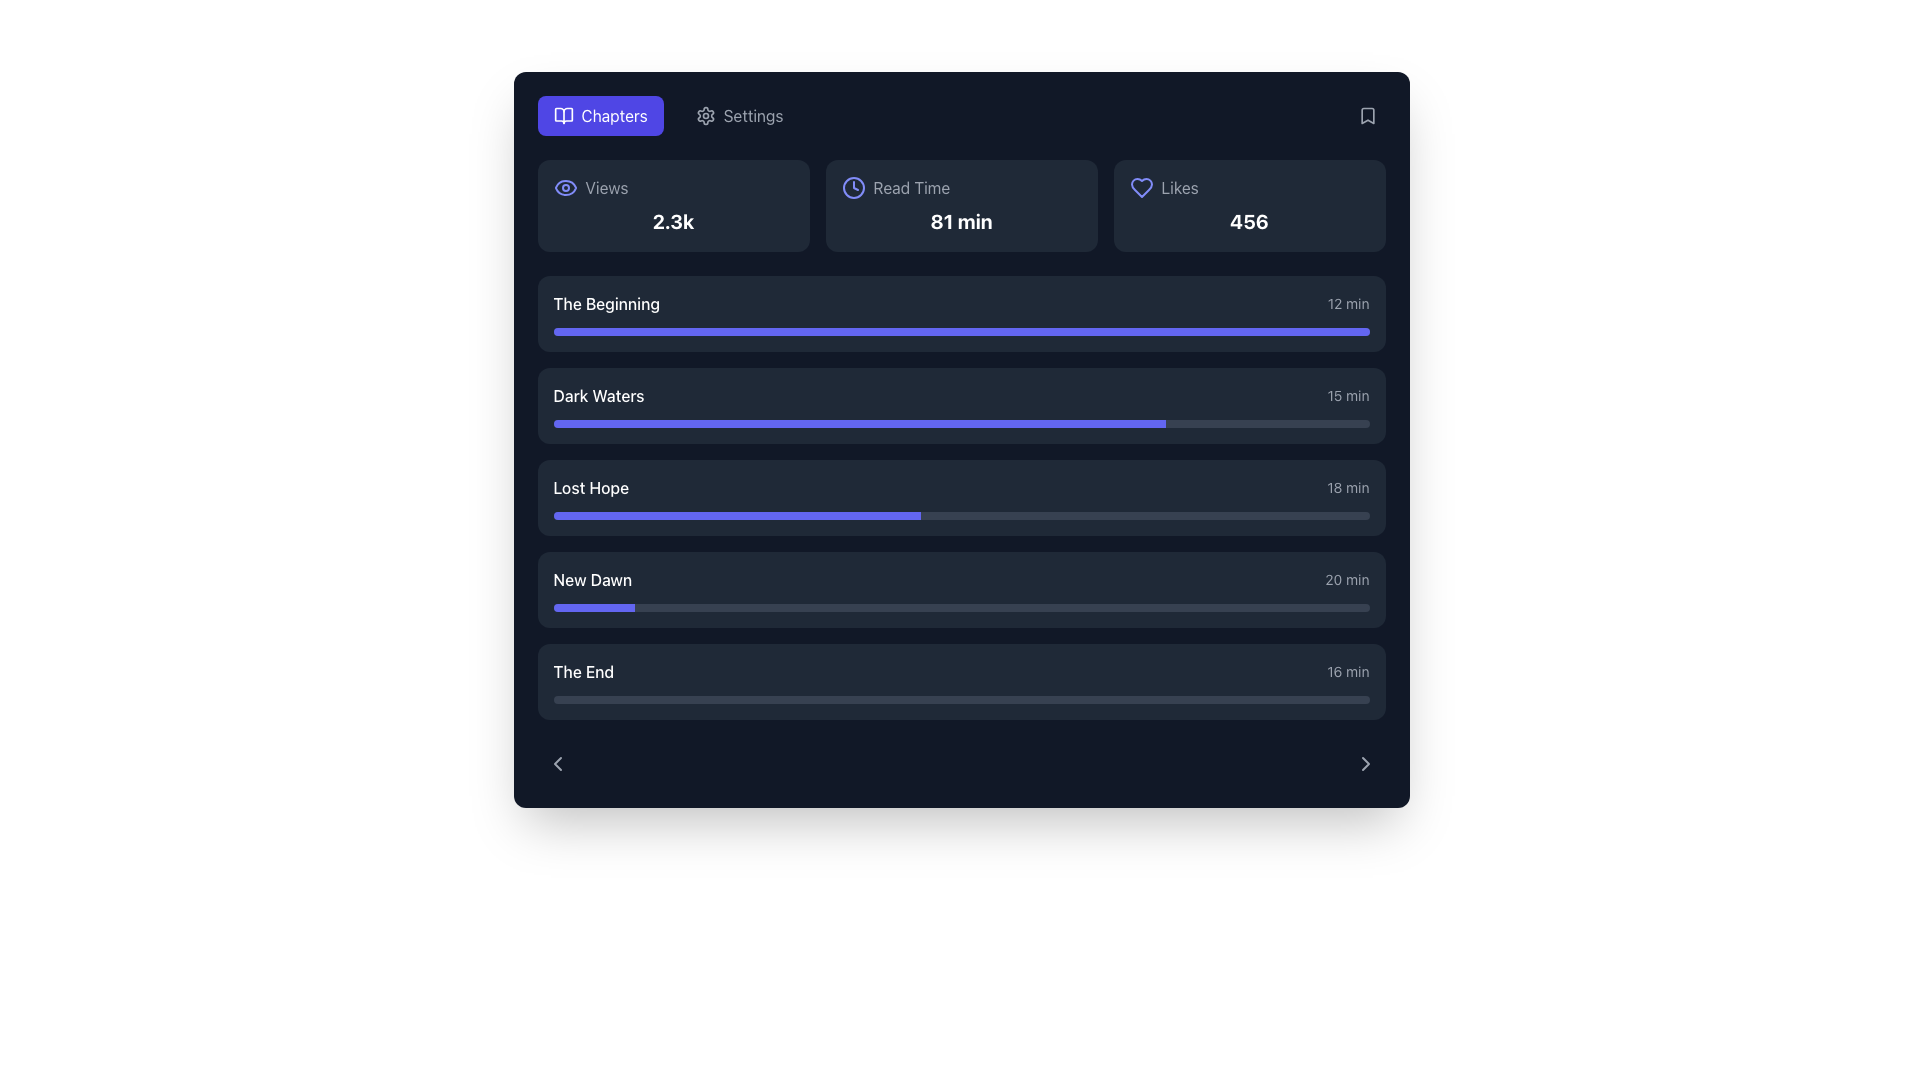  I want to click on the list item element displaying the chapter title 'Dark Waters' and the estimated time '15 min', so click(961, 396).